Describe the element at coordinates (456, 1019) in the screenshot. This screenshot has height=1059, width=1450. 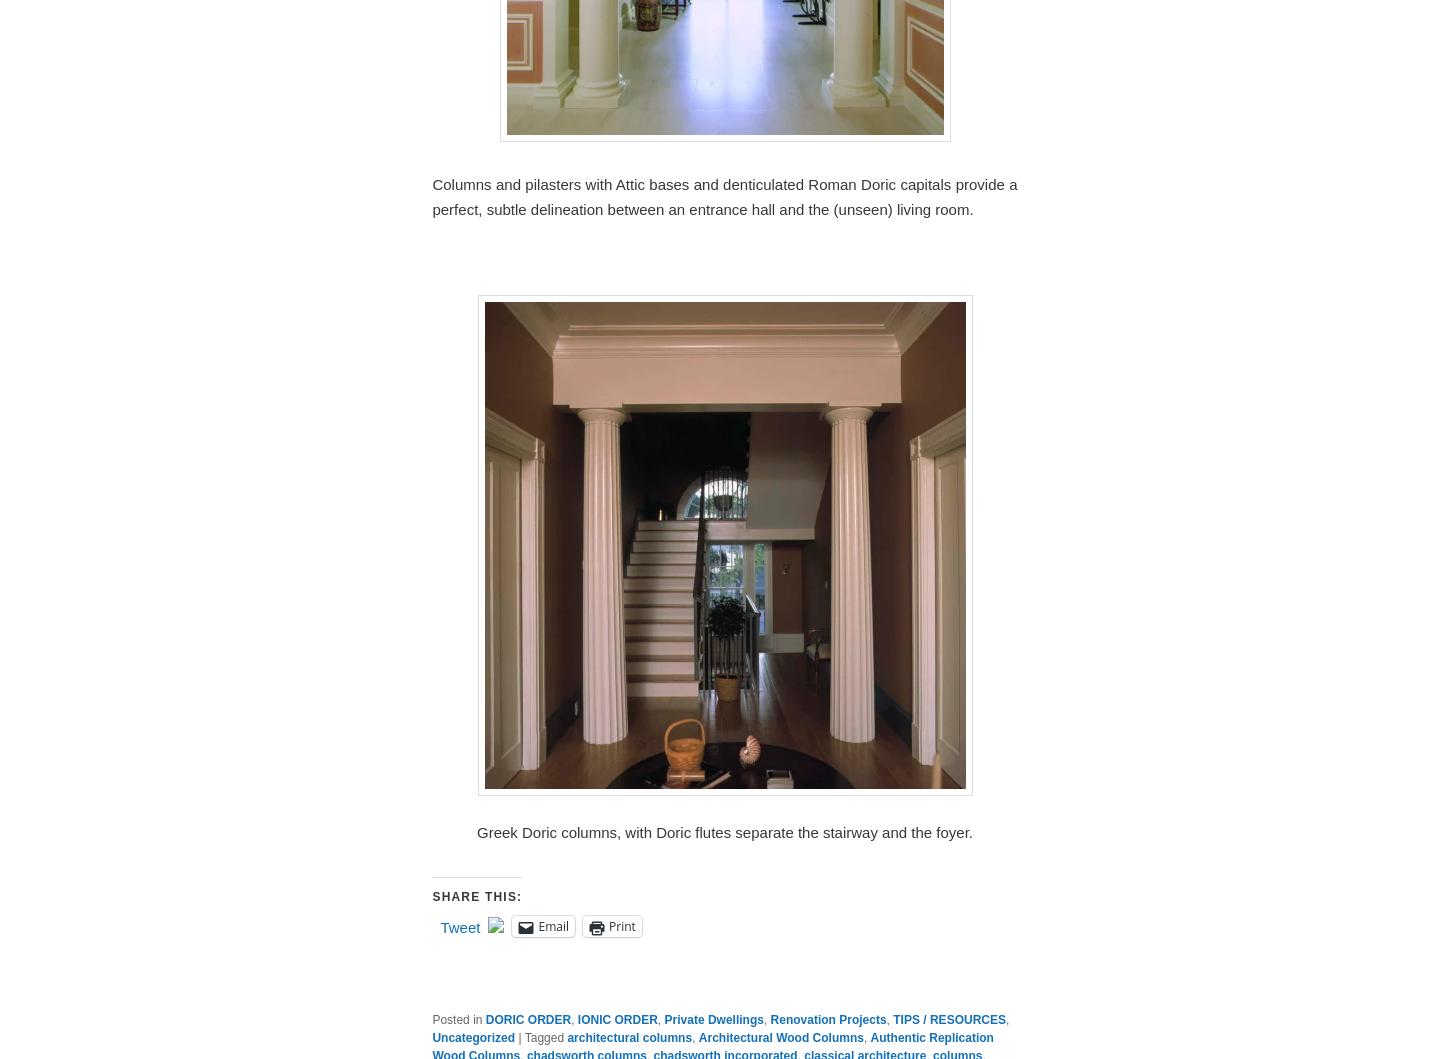
I see `'Posted in'` at that location.